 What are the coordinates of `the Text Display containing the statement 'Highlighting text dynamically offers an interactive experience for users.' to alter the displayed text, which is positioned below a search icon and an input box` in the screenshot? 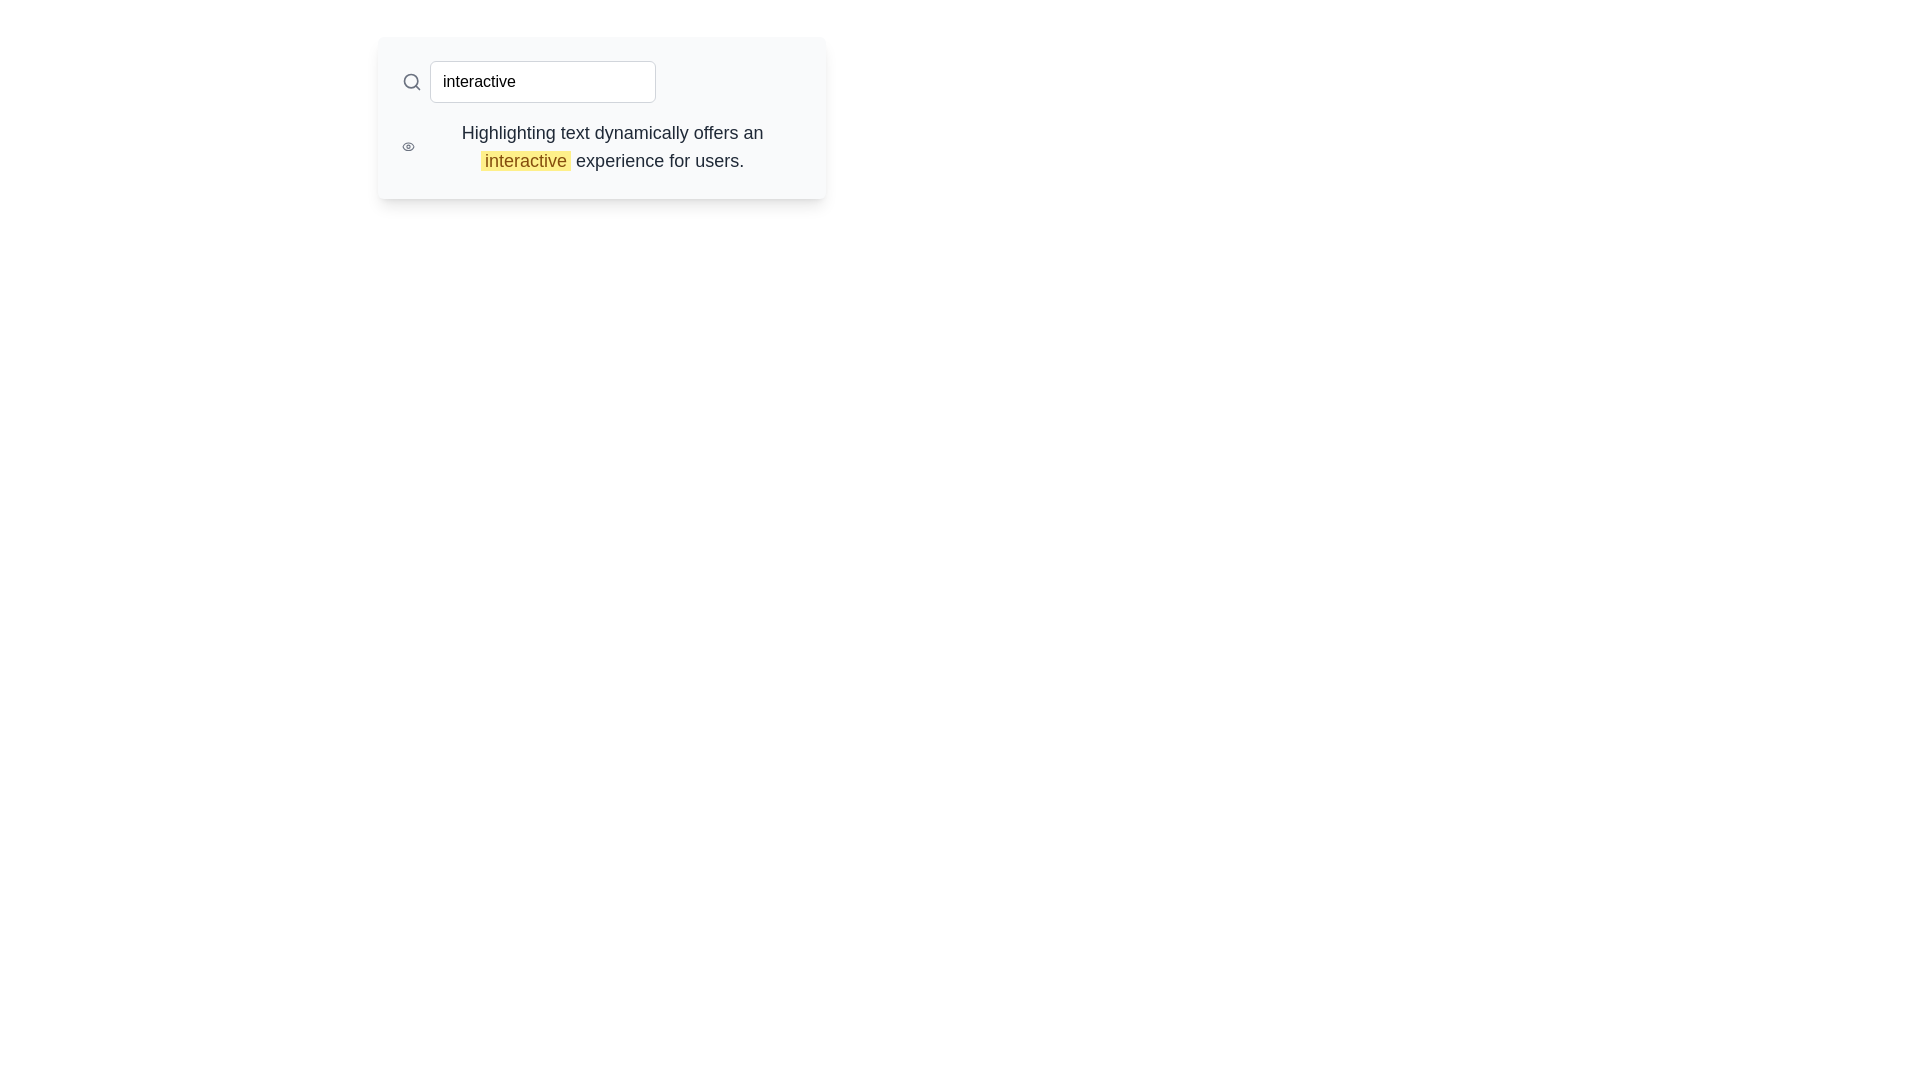 It's located at (600, 118).